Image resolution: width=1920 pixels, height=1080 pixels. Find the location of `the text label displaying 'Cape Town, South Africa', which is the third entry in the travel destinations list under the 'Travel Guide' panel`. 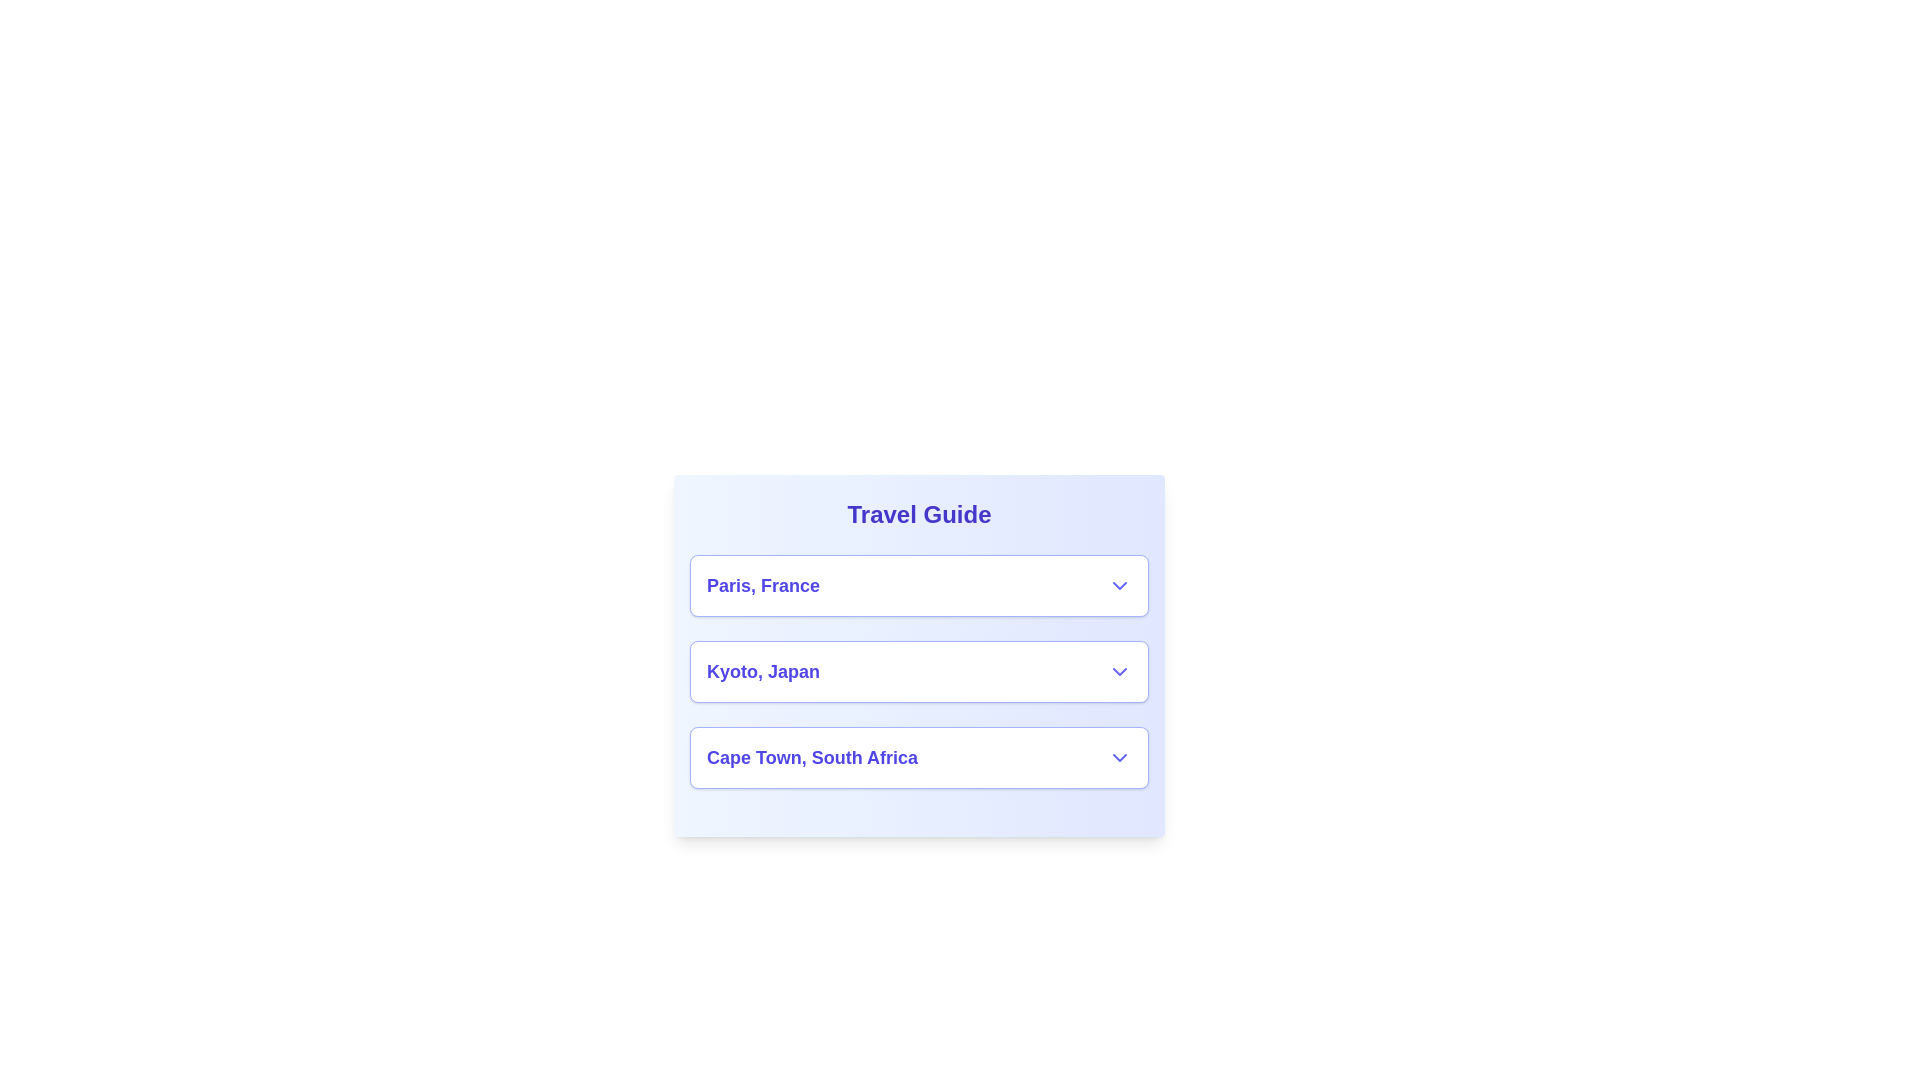

the text label displaying 'Cape Town, South Africa', which is the third entry in the travel destinations list under the 'Travel Guide' panel is located at coordinates (812, 758).